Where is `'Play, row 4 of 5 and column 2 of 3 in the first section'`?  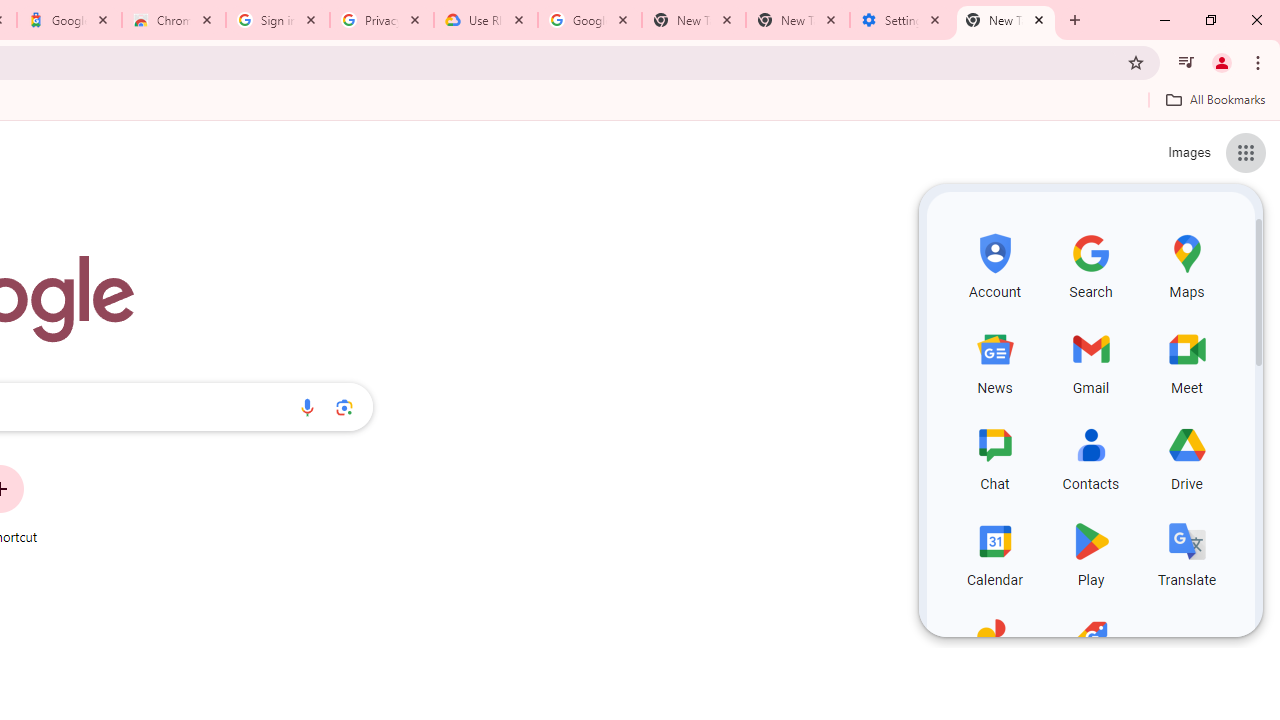
'Play, row 4 of 5 and column 2 of 3 in the first section' is located at coordinates (1090, 551).